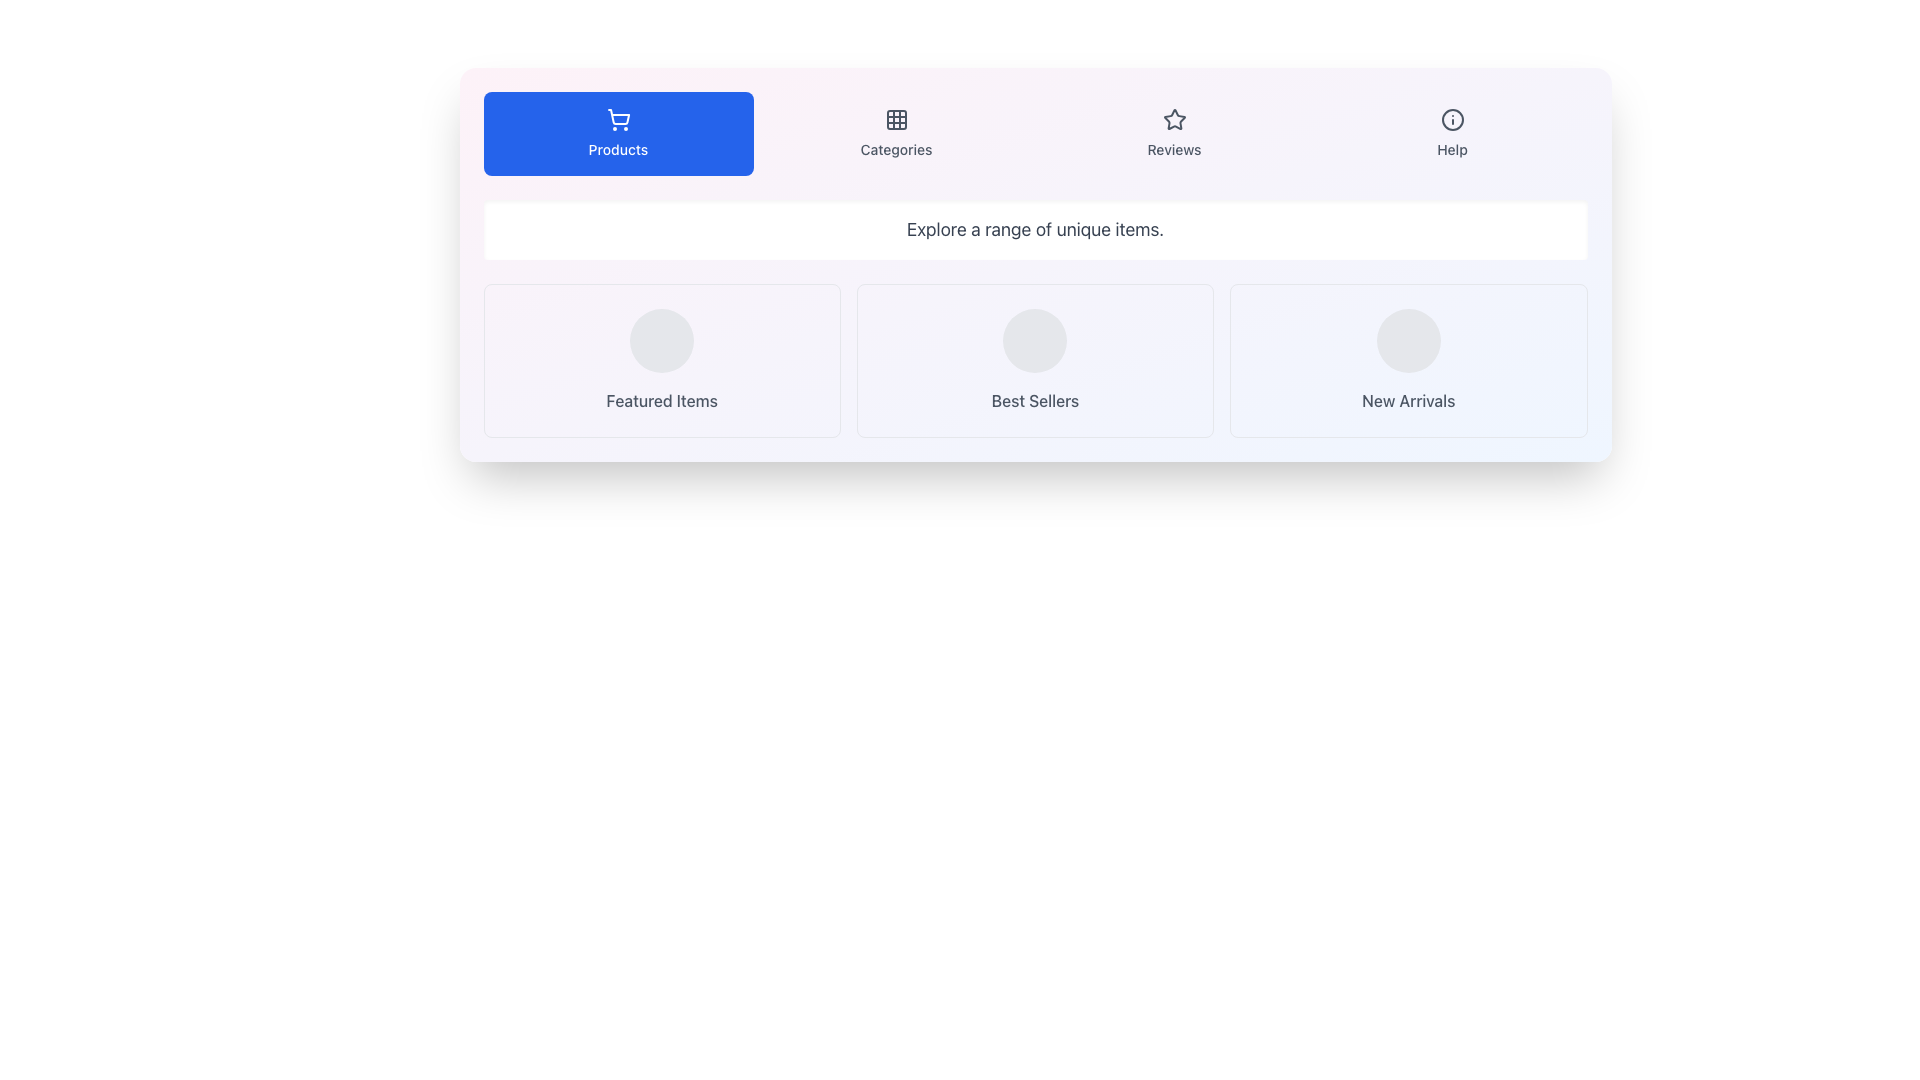 This screenshot has height=1080, width=1920. Describe the element at coordinates (662, 361) in the screenshot. I see `the 'Featured Items' static category card, which is positioned first in a row of three cards in a grid layout` at that location.